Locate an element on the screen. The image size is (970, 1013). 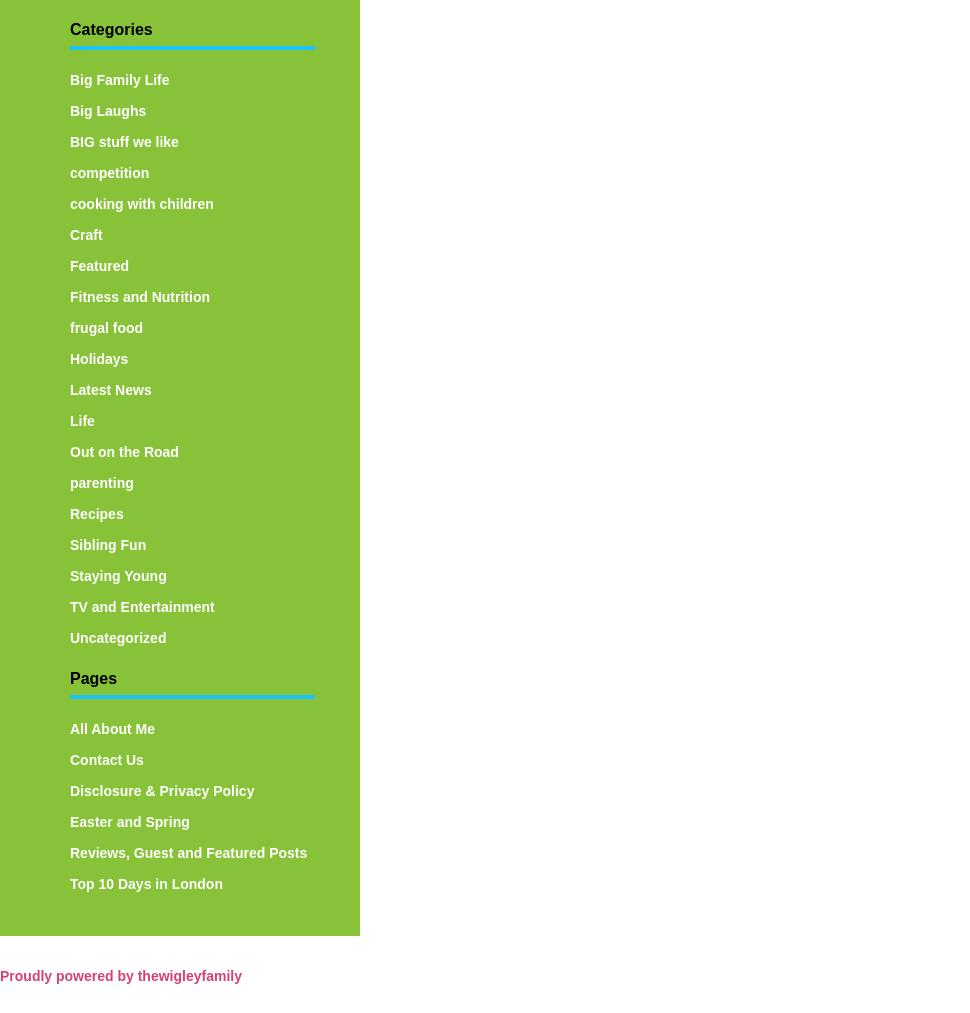
'Featured' is located at coordinates (99, 264).